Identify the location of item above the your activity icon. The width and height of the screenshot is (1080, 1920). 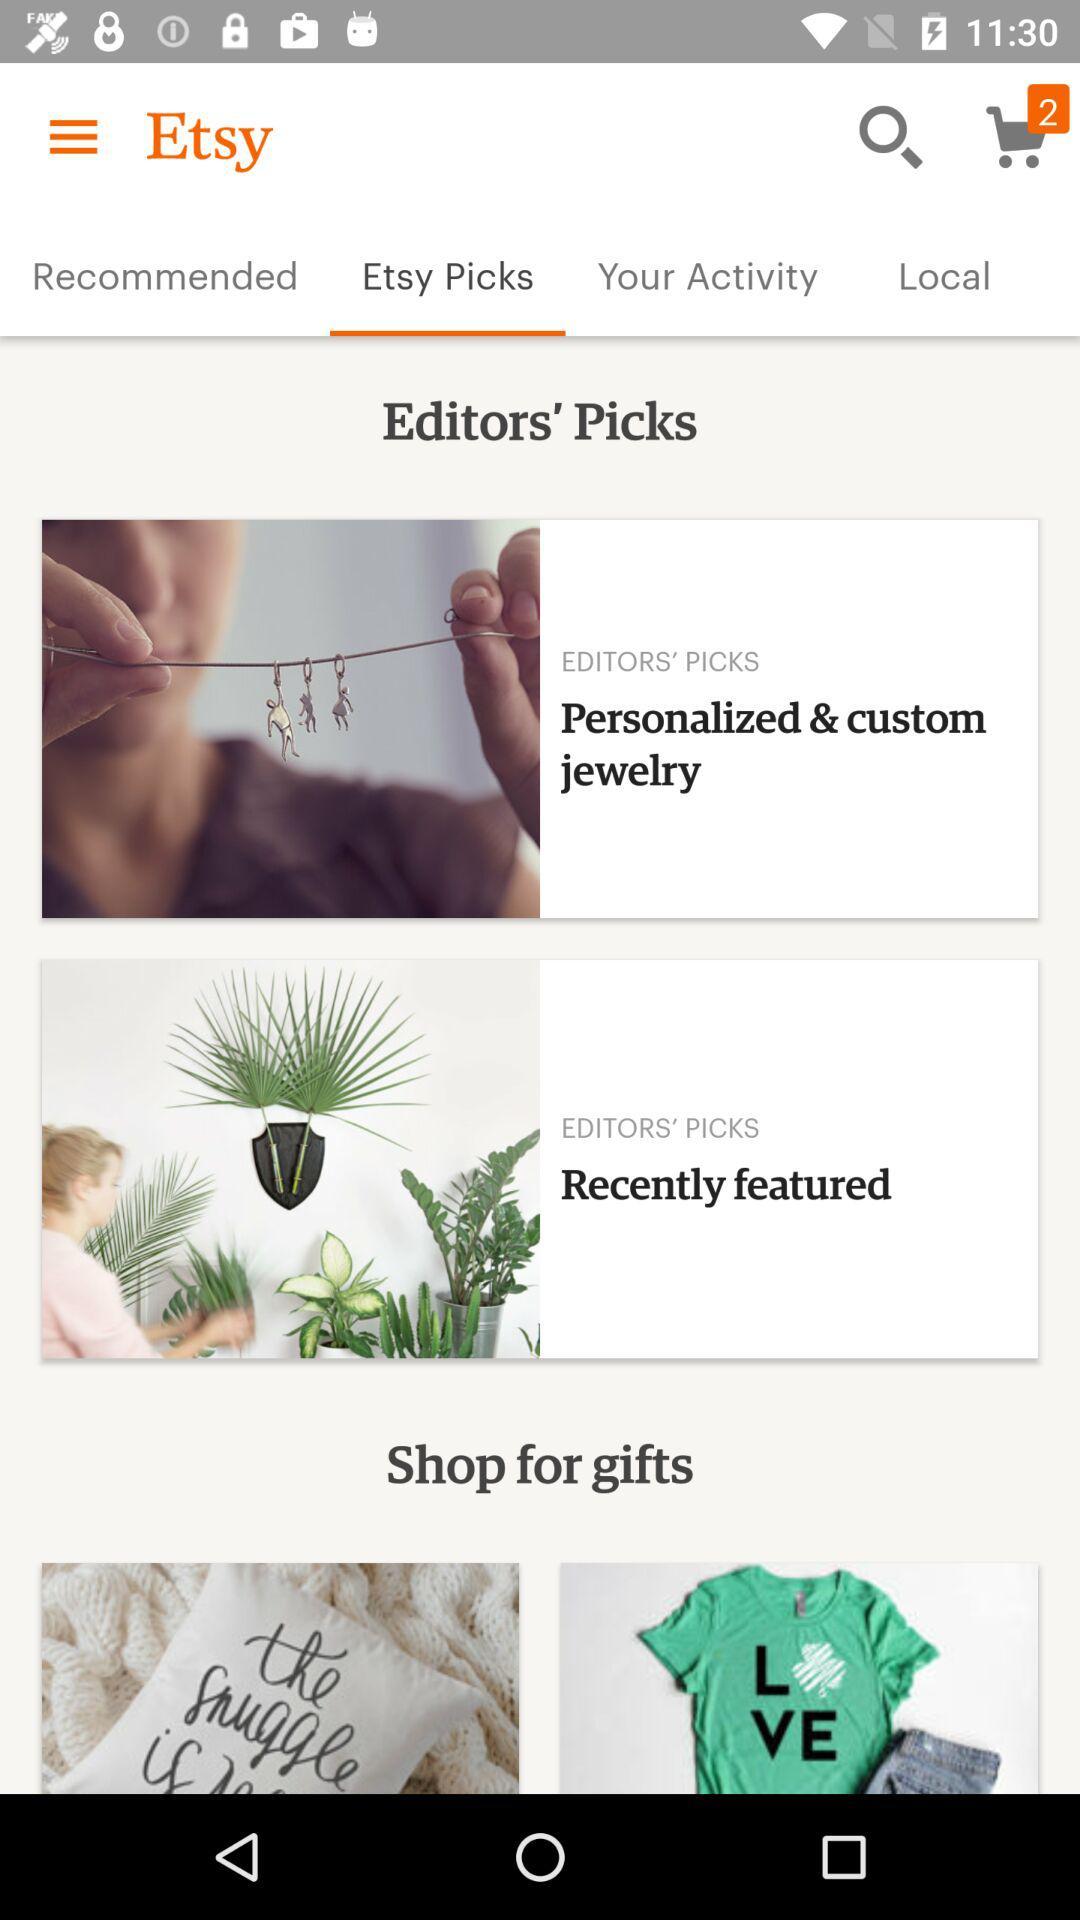
(890, 135).